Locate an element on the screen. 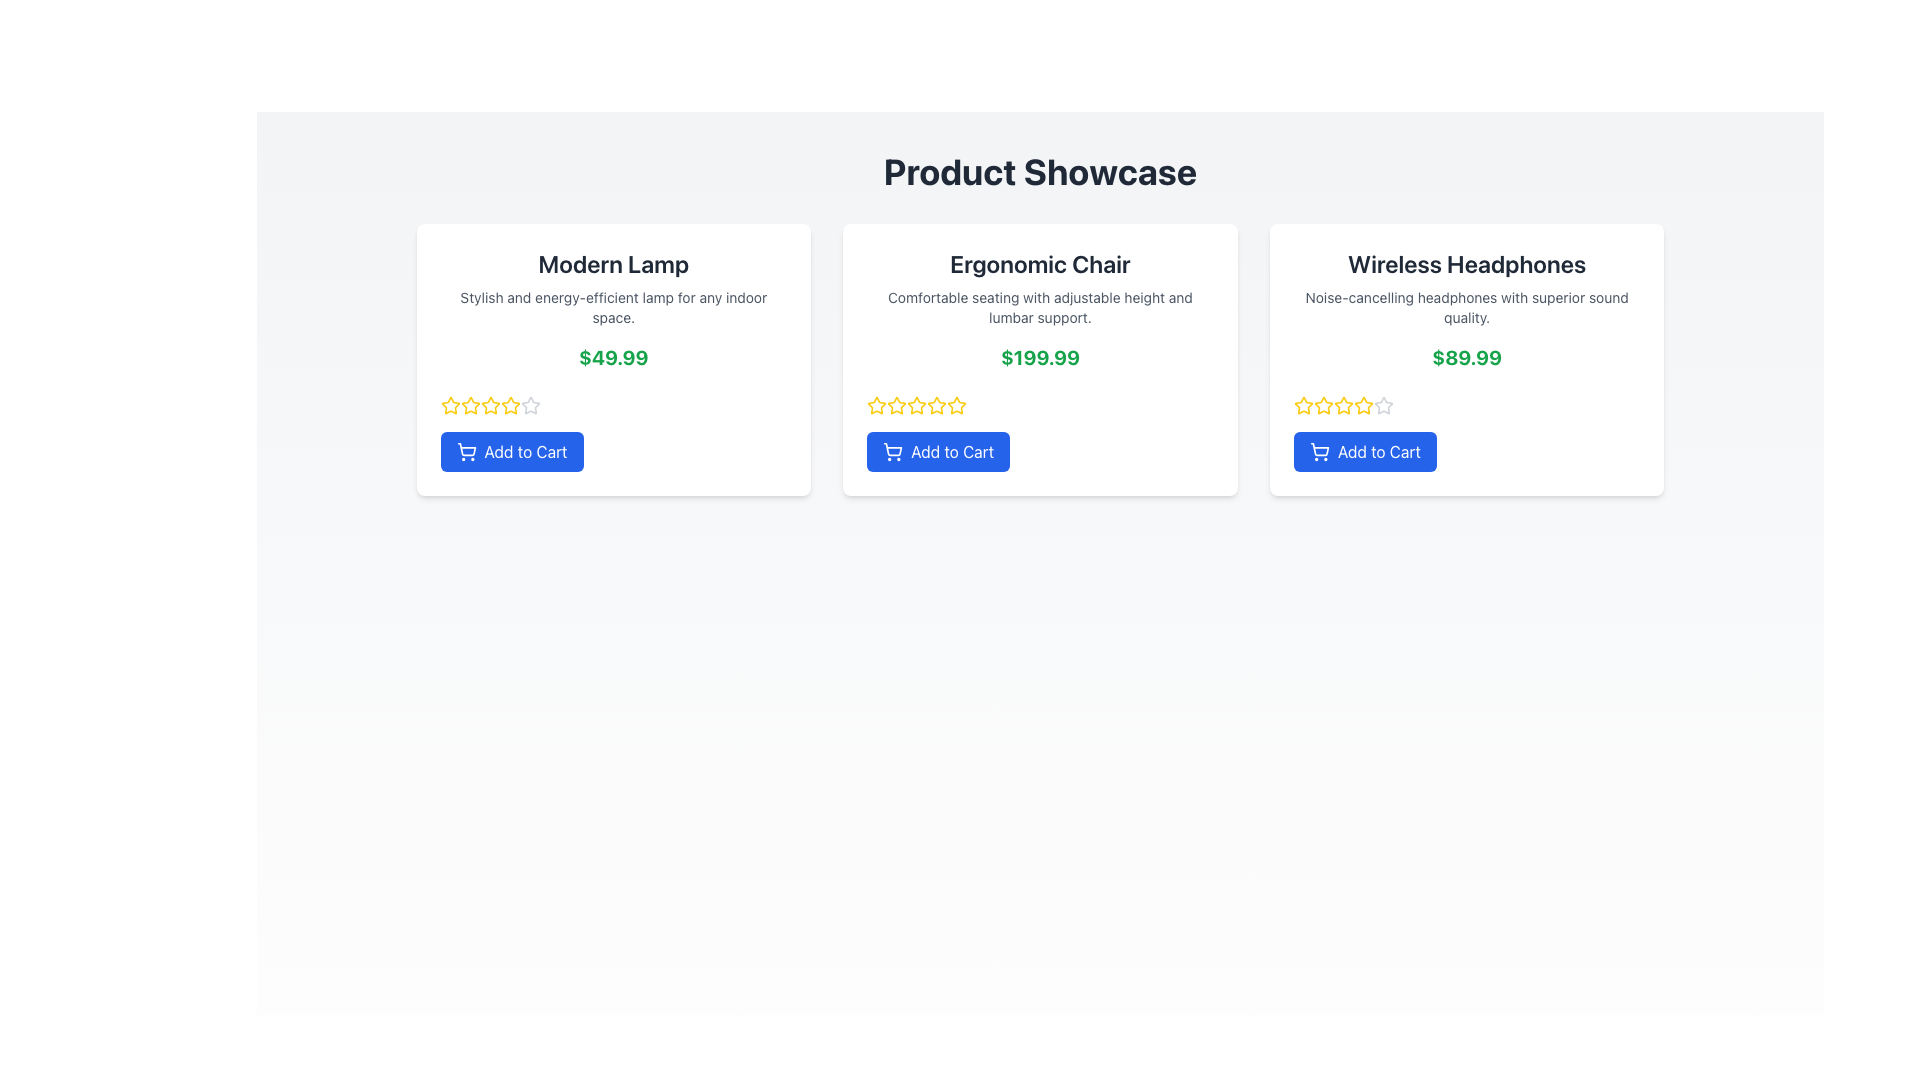  the 'Add to Cart' button for the 'Wireless Headphones' located at the bottom right of the product card is located at coordinates (1364, 451).